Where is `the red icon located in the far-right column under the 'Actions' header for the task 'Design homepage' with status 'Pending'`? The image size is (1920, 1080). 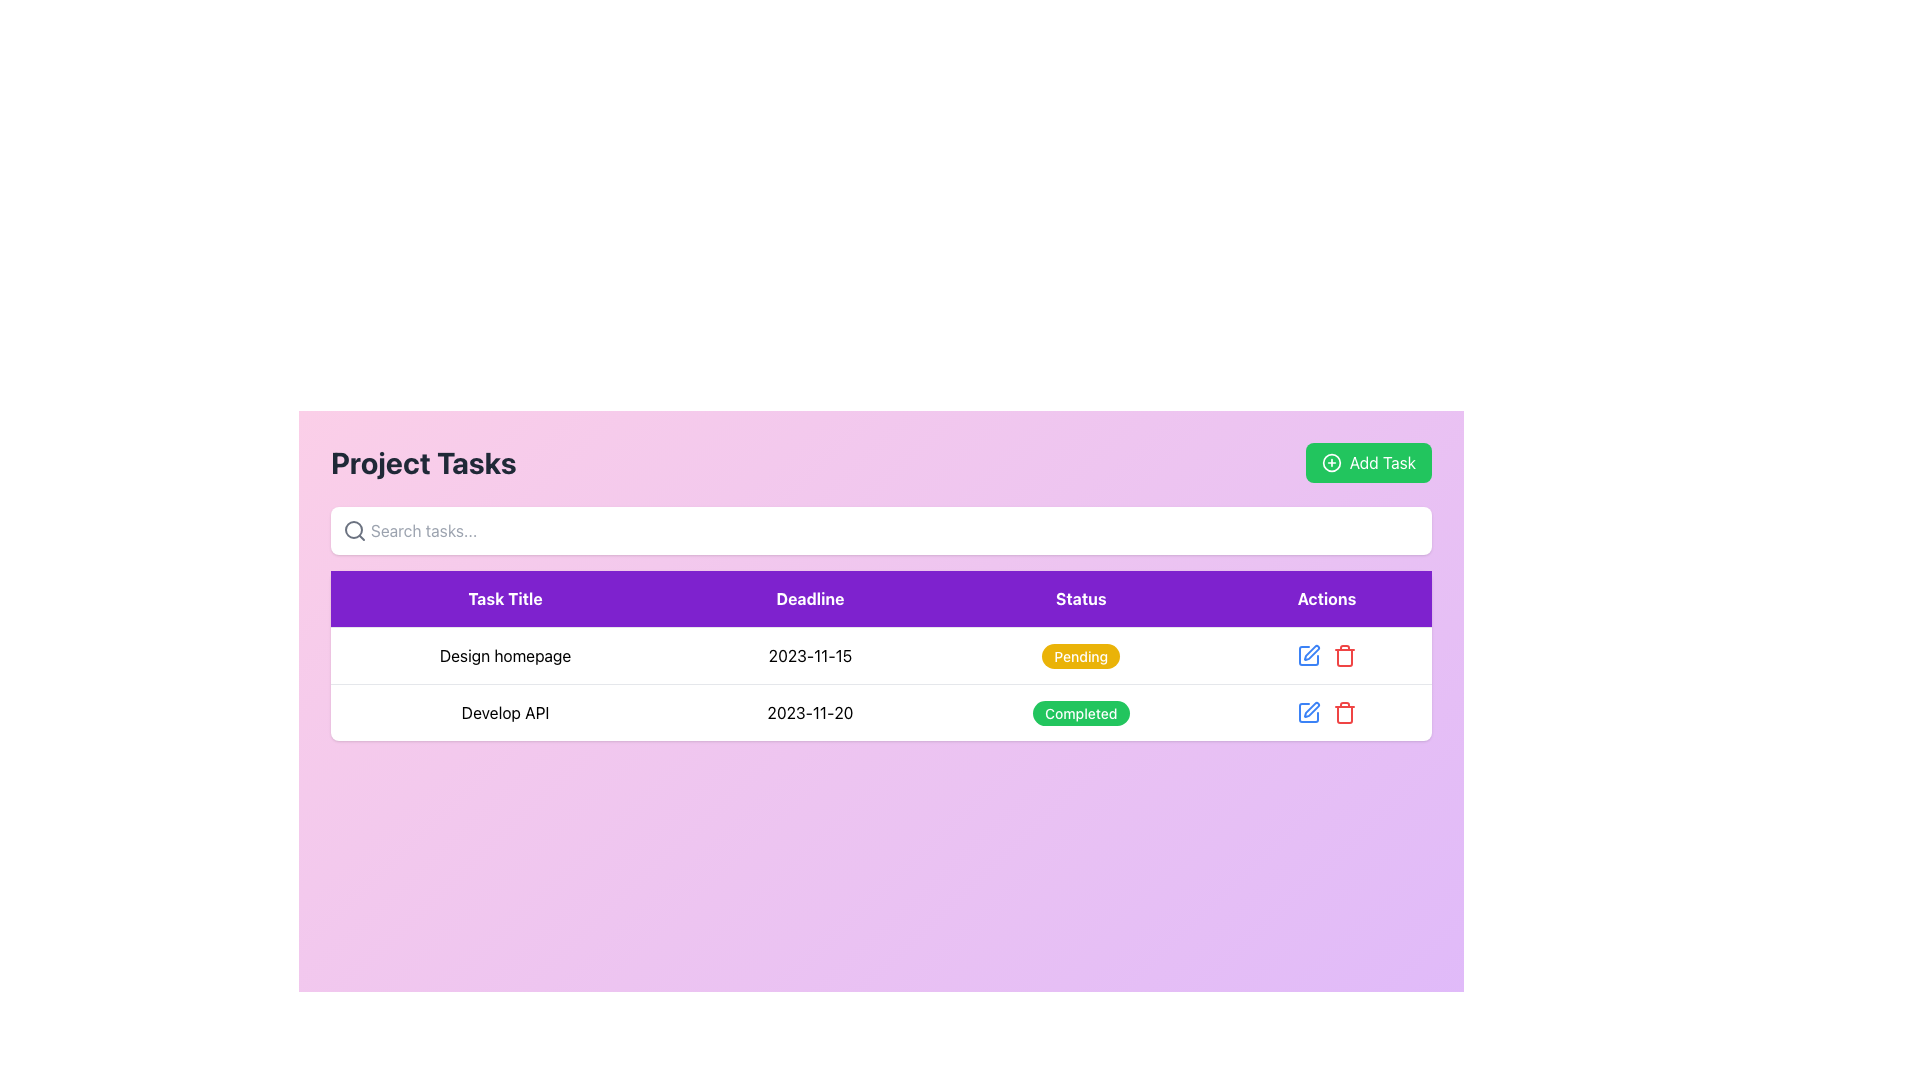 the red icon located in the far-right column under the 'Actions' header for the task 'Design homepage' with status 'Pending' is located at coordinates (1326, 655).